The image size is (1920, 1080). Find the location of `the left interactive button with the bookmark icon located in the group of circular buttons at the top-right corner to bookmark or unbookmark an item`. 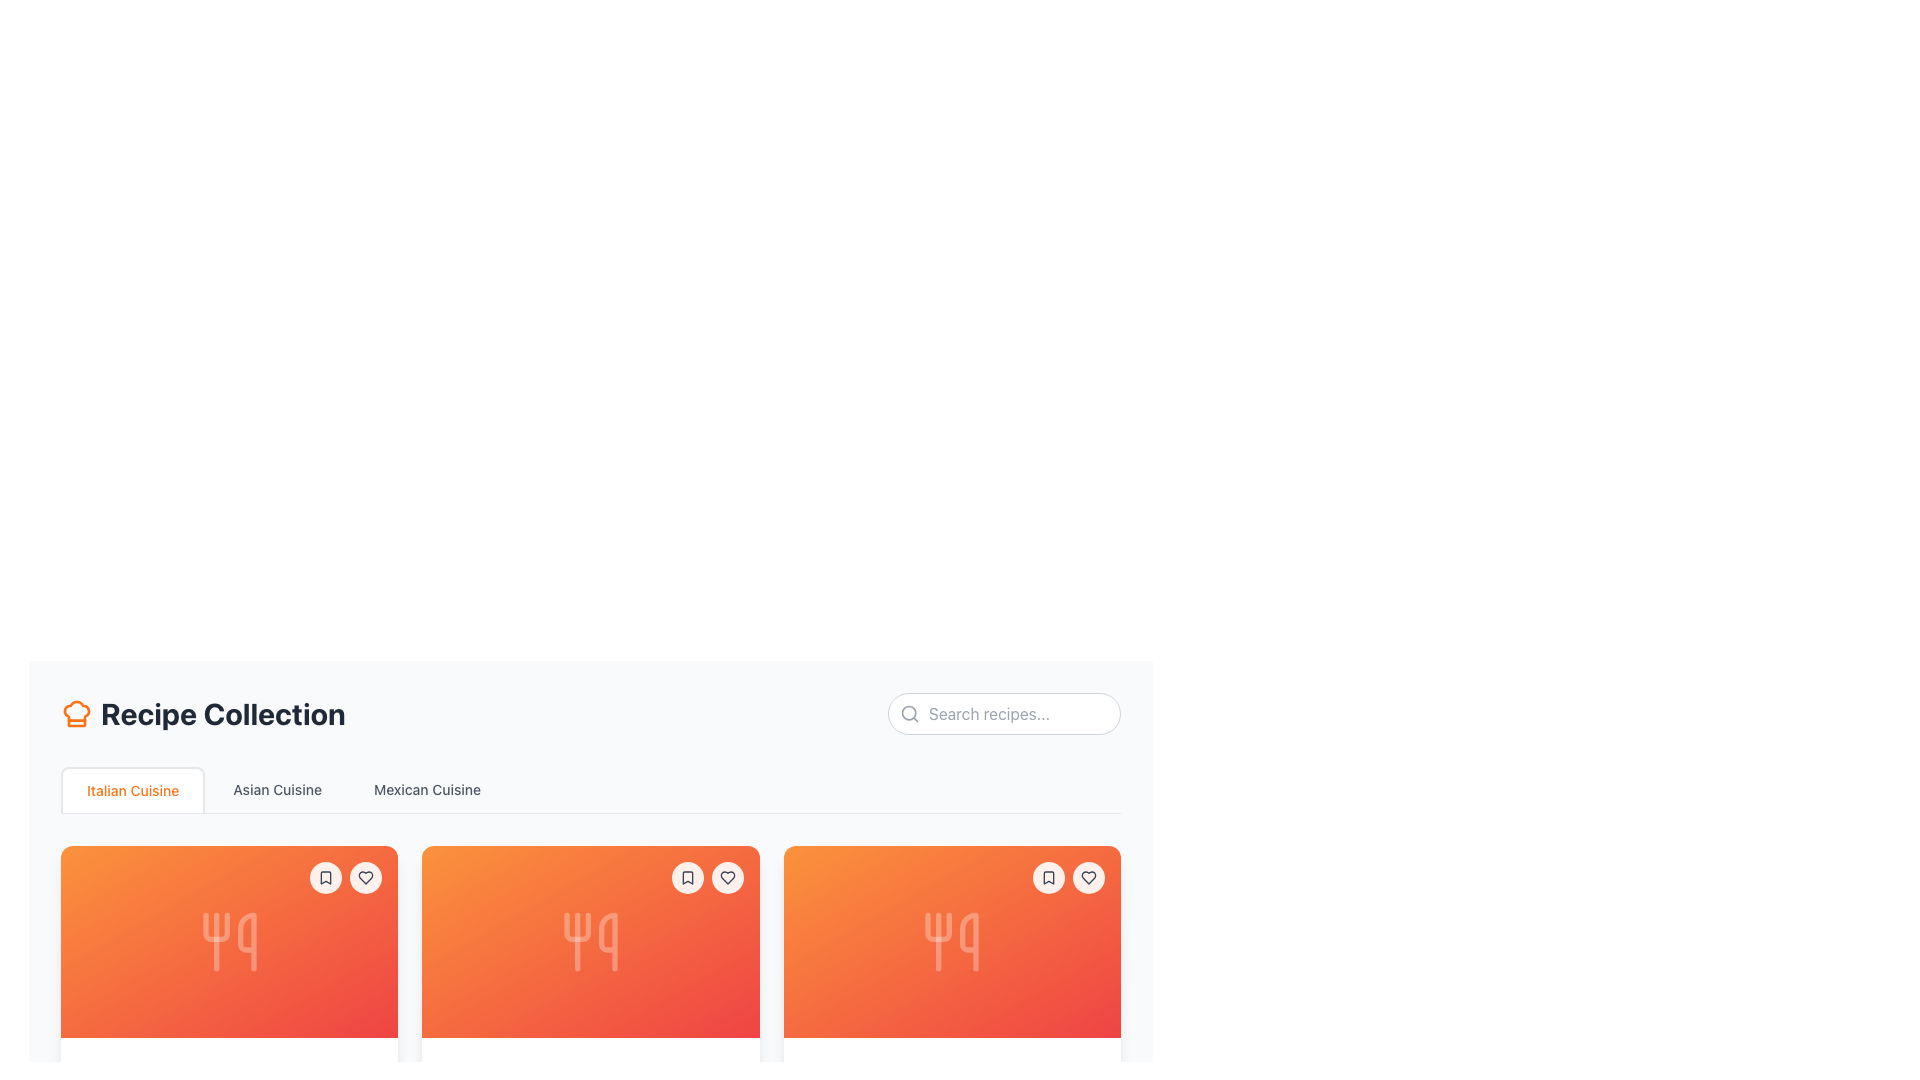

the left interactive button with the bookmark icon located in the group of circular buttons at the top-right corner to bookmark or unbookmark an item is located at coordinates (707, 877).